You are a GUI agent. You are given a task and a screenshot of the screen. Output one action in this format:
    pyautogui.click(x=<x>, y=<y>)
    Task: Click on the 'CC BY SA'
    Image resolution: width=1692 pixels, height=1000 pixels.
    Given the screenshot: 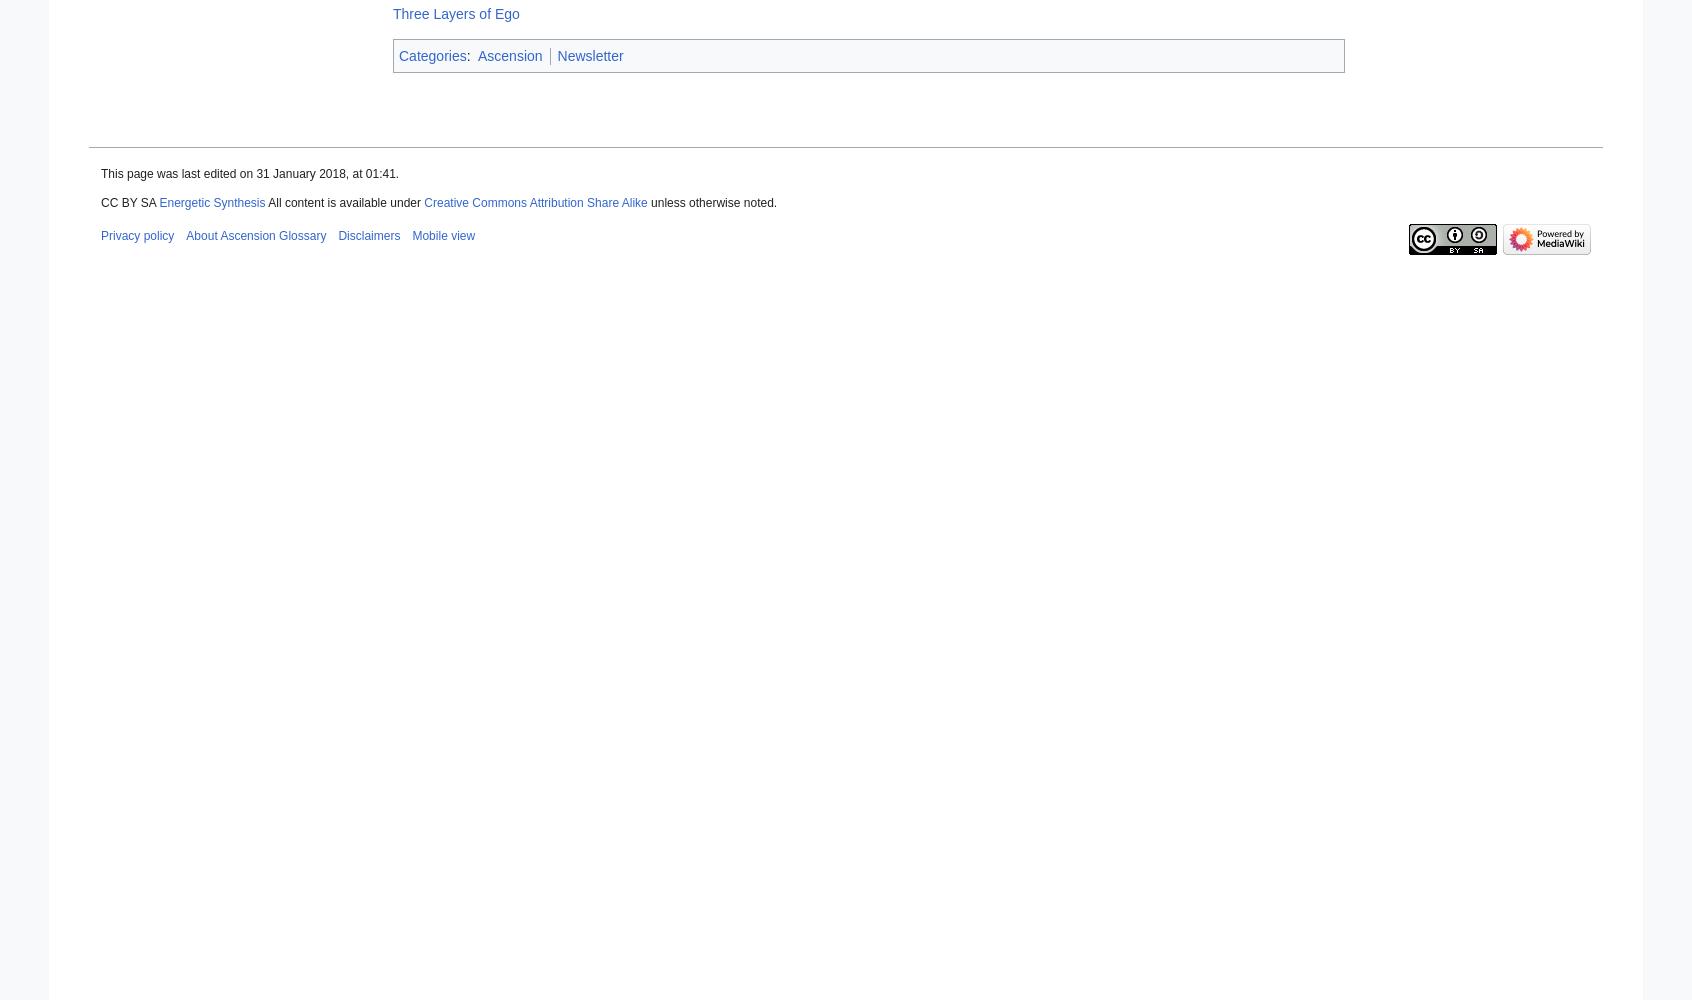 What is the action you would take?
    pyautogui.click(x=129, y=202)
    